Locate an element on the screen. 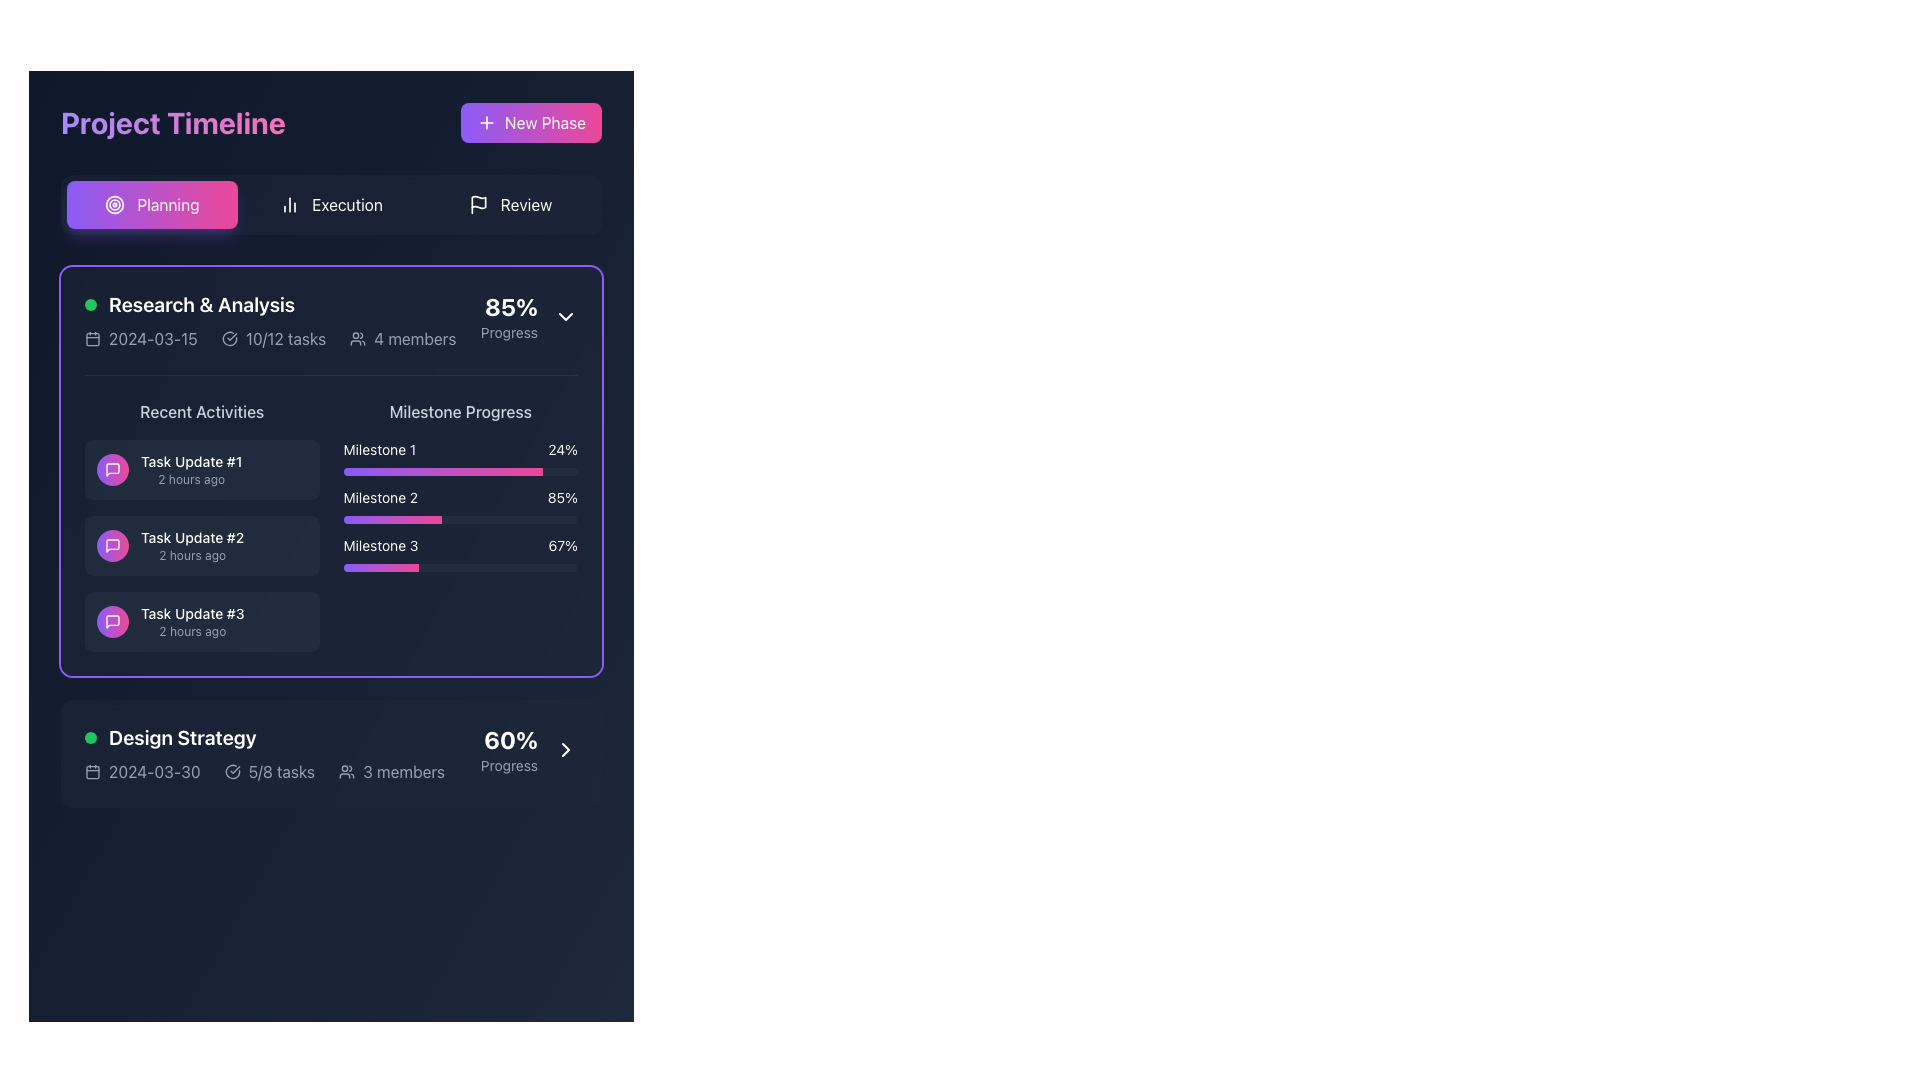 This screenshot has height=1080, width=1920. the text label displaying '4 members' located within the 'Research & Analysis' panel, positioned near the top-right corner, to the right of the user icon and to the left of the '85% Progress' text is located at coordinates (414, 338).